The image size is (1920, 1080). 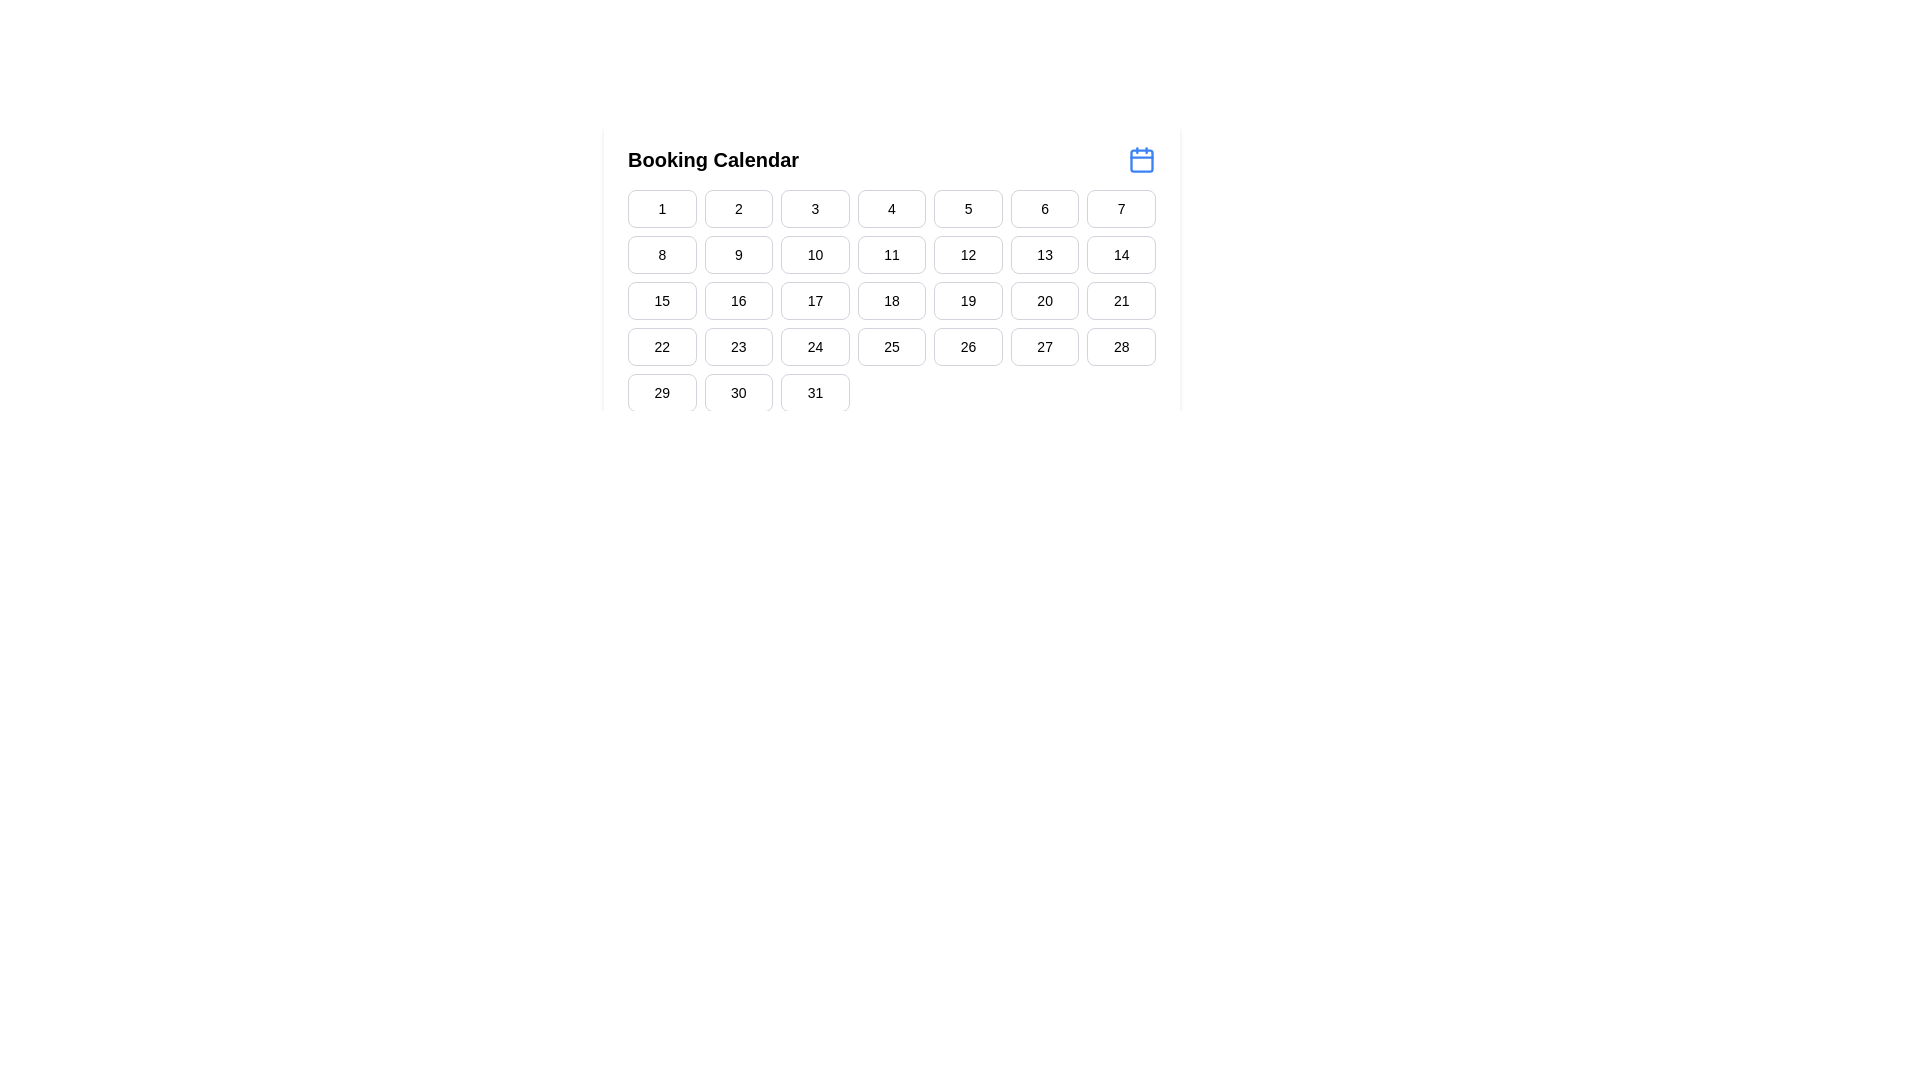 I want to click on the button representing the 21st day in the calendar interface to trigger the hover effect, so click(x=1121, y=300).